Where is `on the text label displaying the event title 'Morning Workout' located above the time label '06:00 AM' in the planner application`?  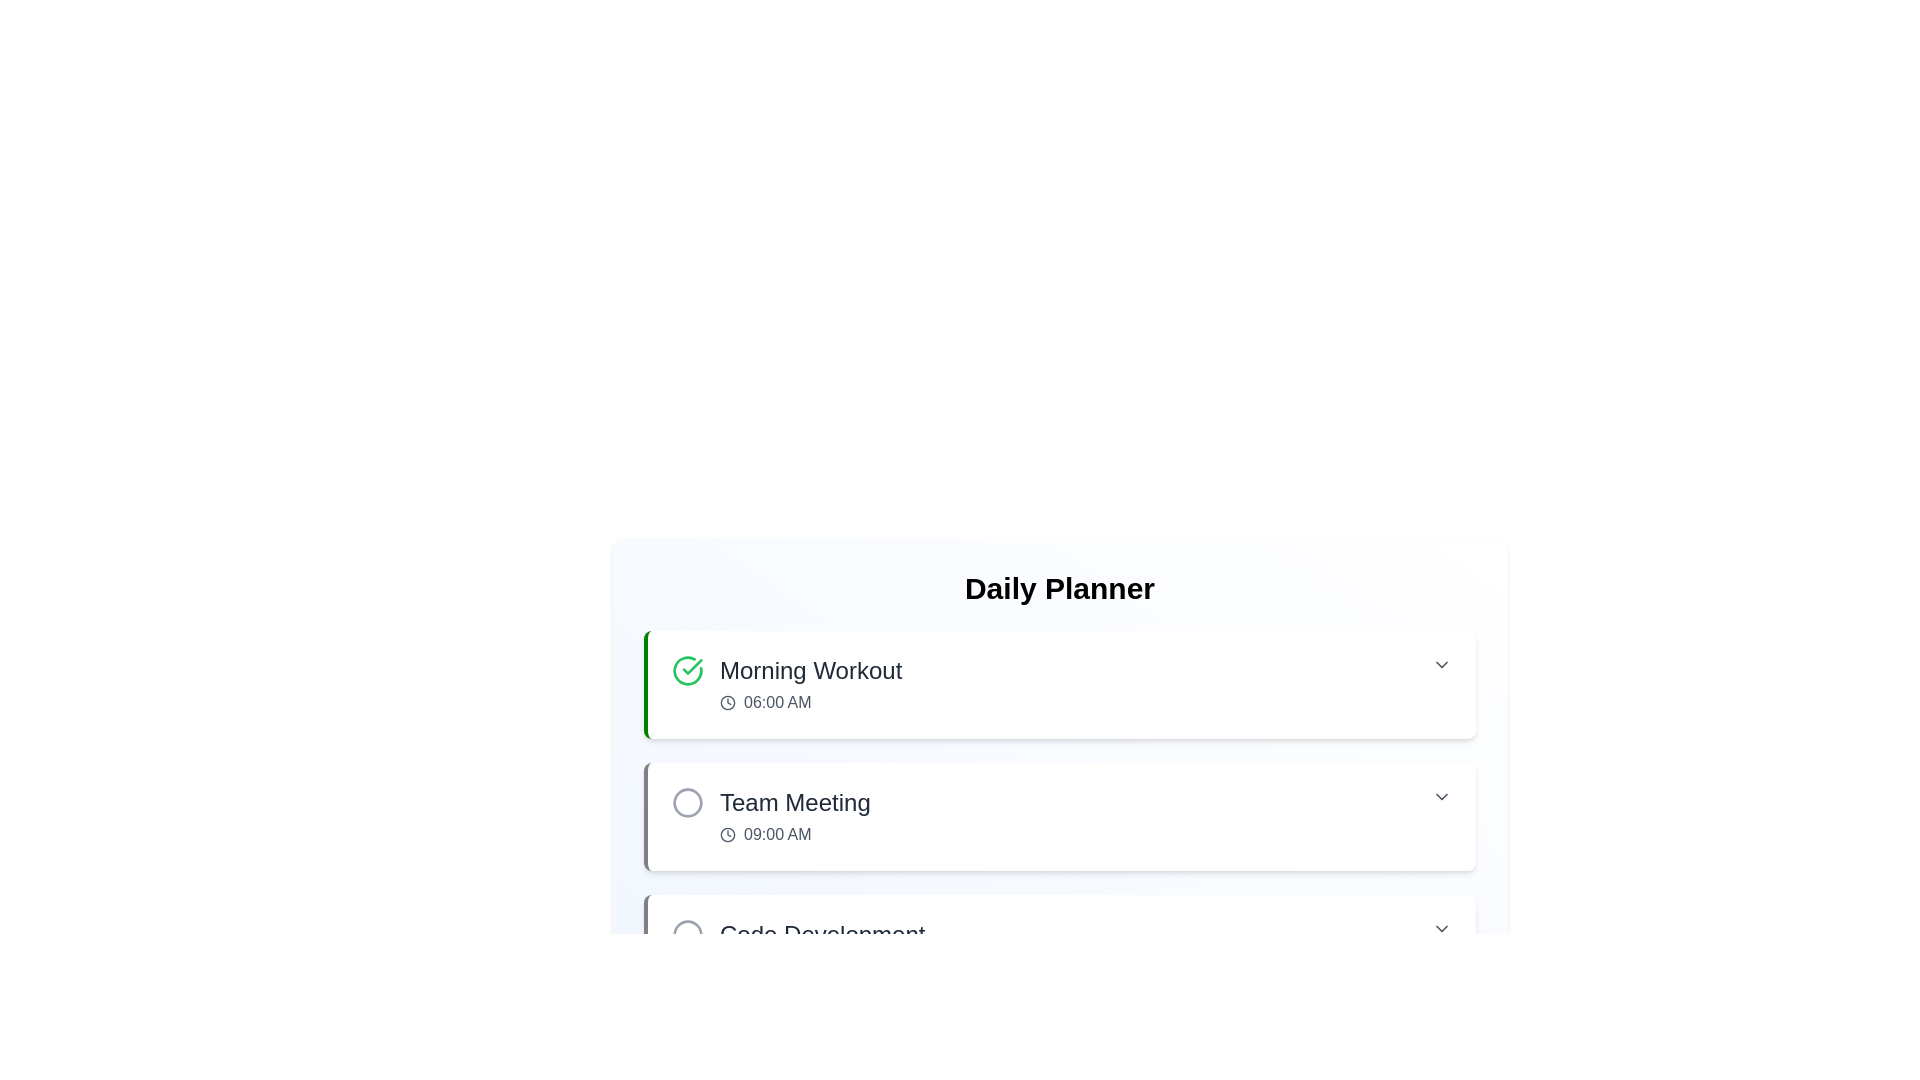
on the text label displaying the event title 'Morning Workout' located above the time label '06:00 AM' in the planner application is located at coordinates (811, 671).